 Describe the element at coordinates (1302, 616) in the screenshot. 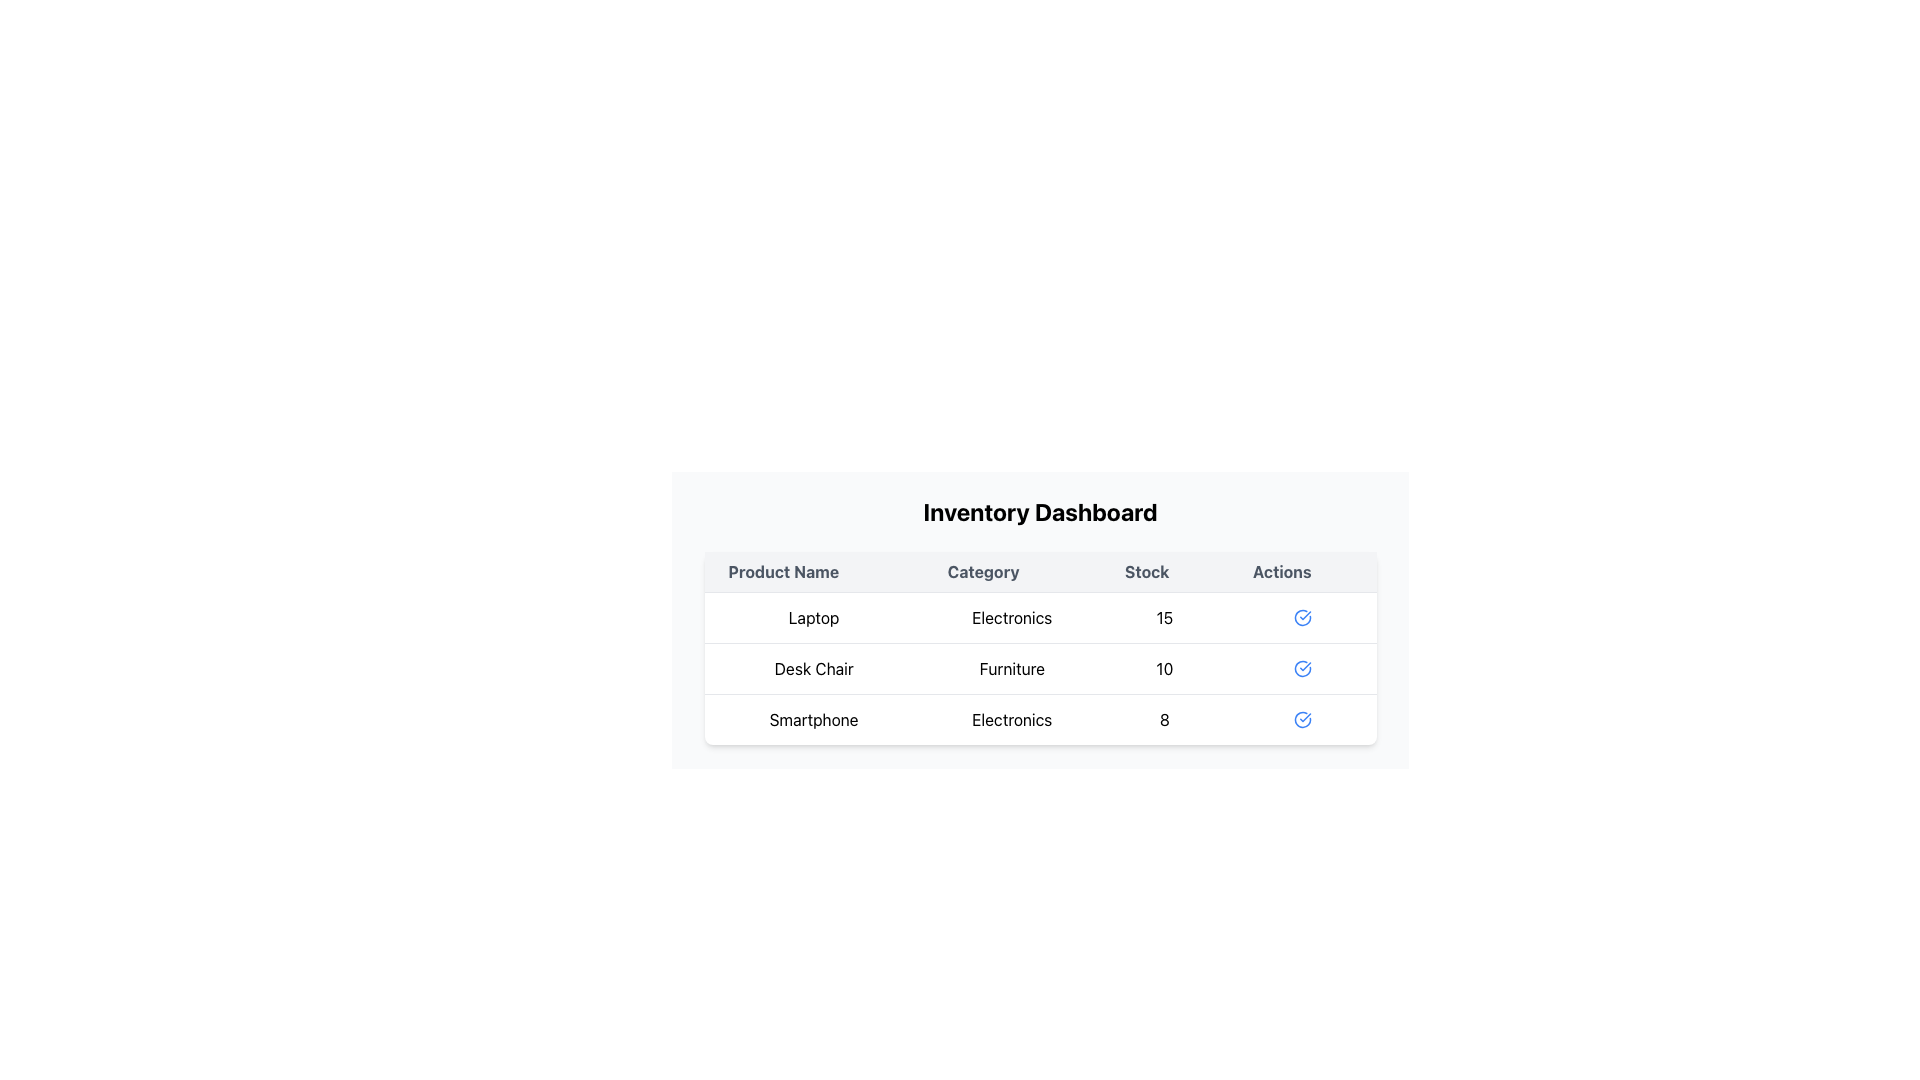

I see `the first interactive icon in the 'Actions' column of the table associated with the product 'Laptop'` at that location.